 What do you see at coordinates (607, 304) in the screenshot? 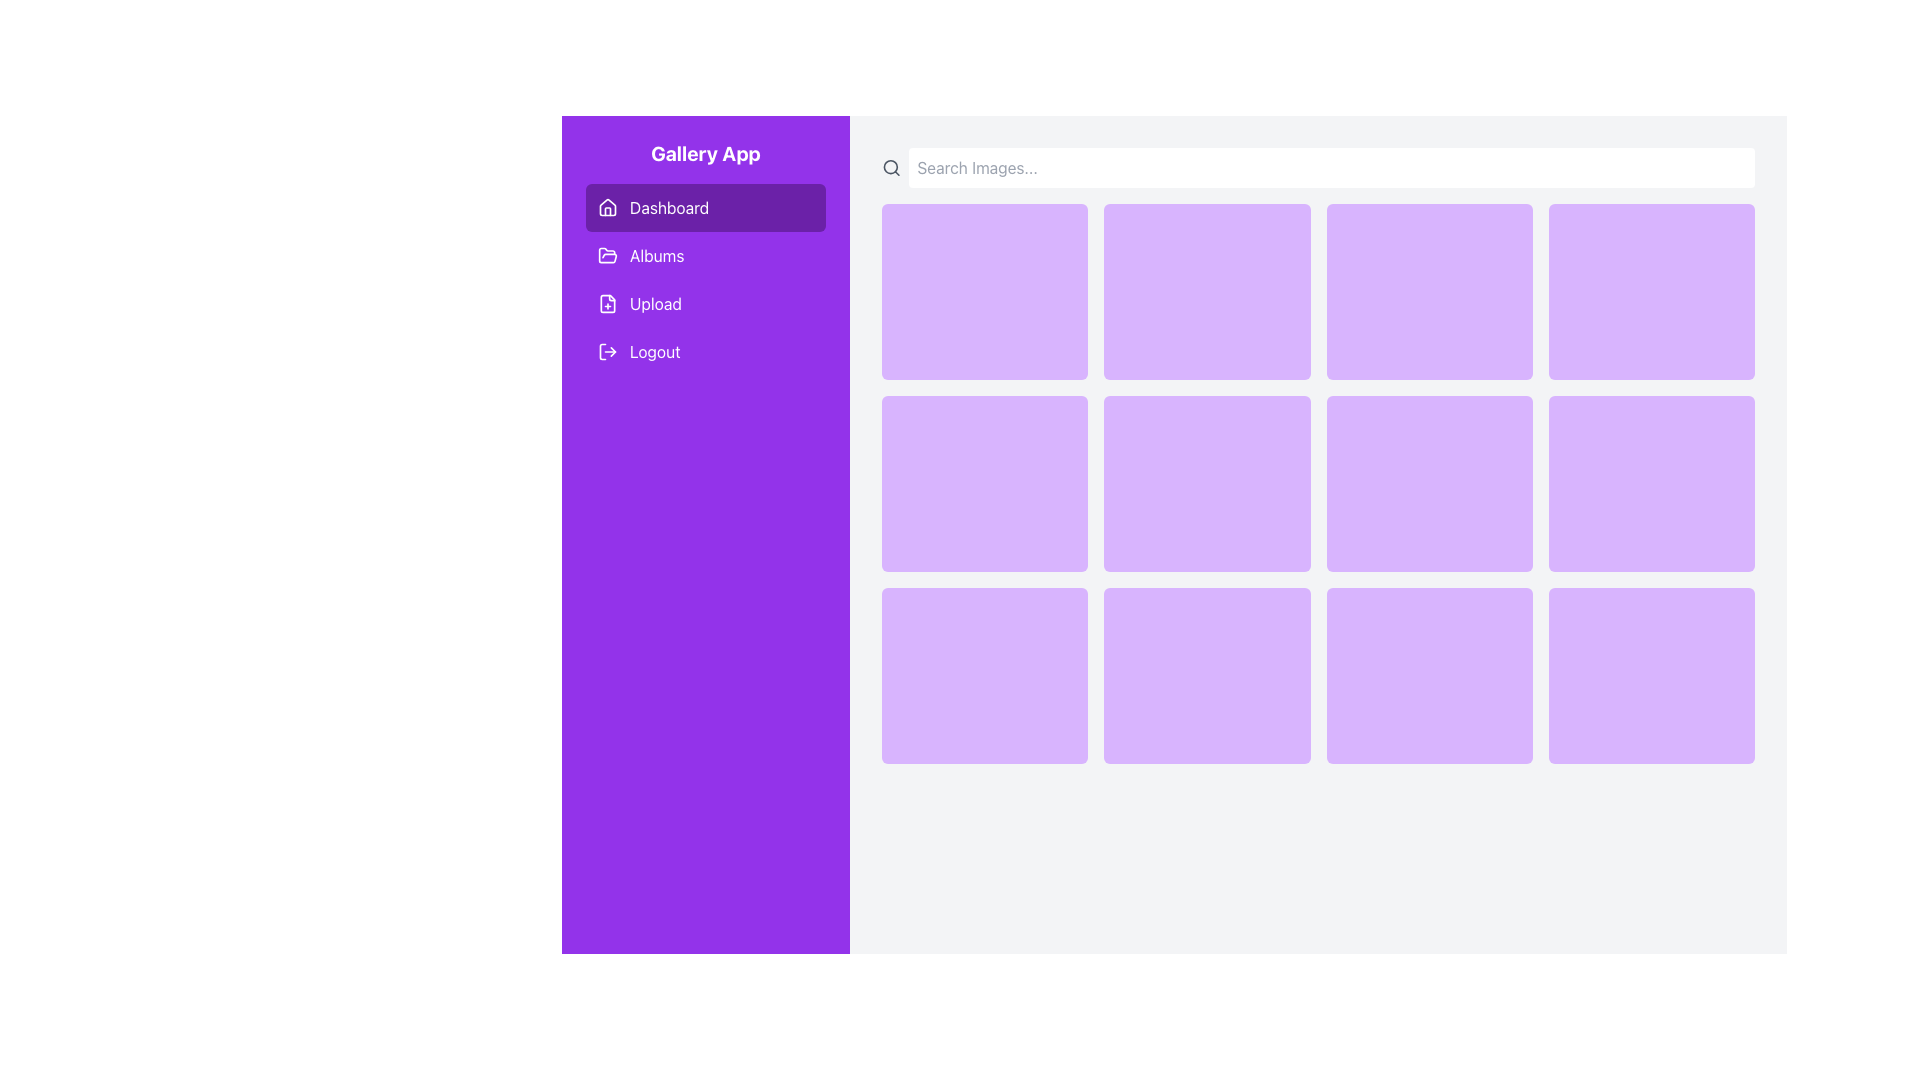
I see `the file icon with a plus sign located in the 'Upload' option area of the vertical menu on the left-hand side of the interface` at bounding box center [607, 304].